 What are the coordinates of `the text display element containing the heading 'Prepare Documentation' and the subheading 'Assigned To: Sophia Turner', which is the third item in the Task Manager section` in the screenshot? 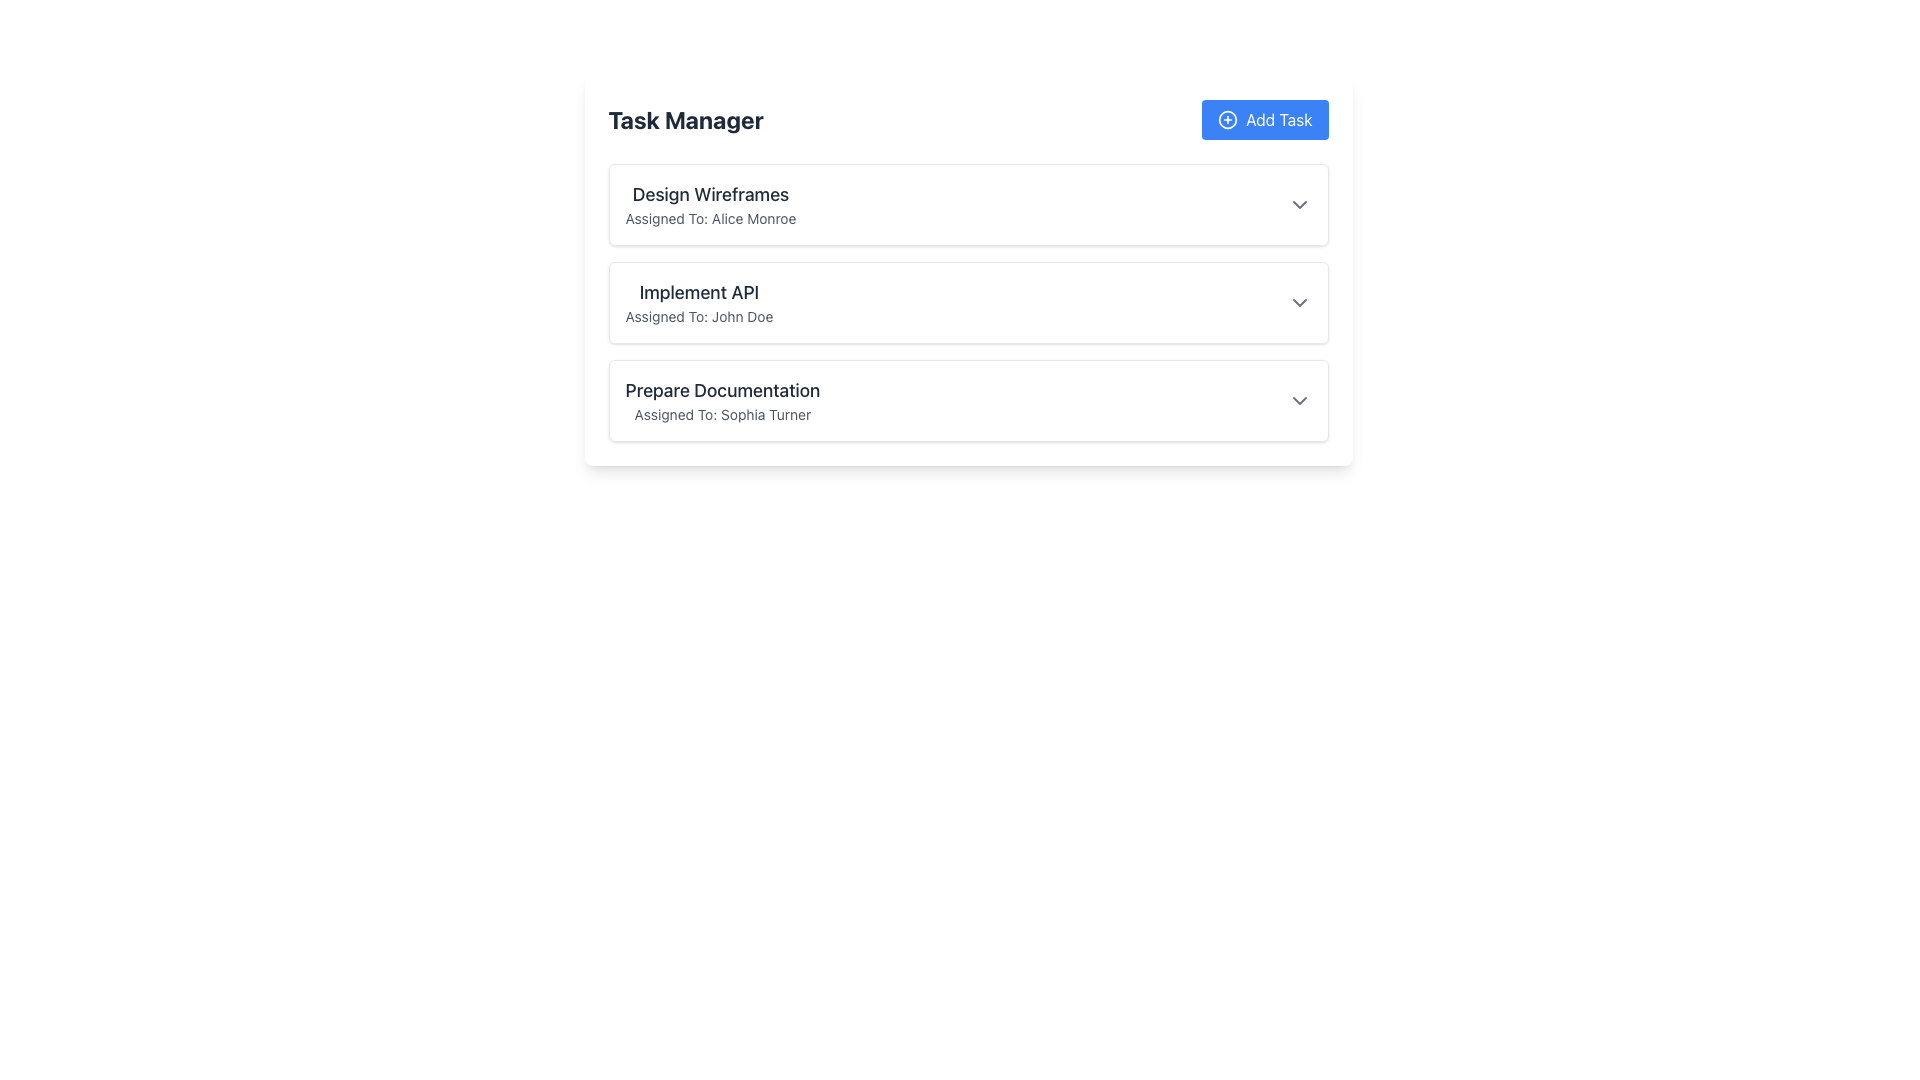 It's located at (721, 401).